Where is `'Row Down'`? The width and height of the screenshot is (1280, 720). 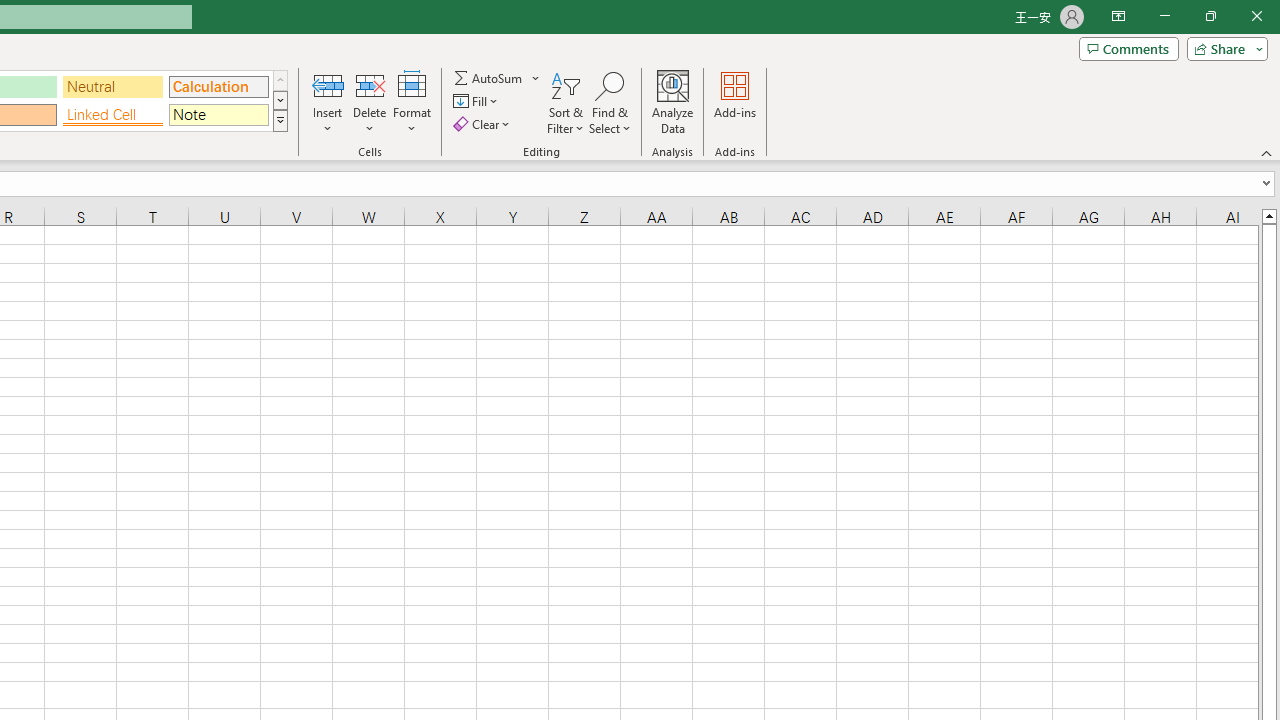 'Row Down' is located at coordinates (279, 100).